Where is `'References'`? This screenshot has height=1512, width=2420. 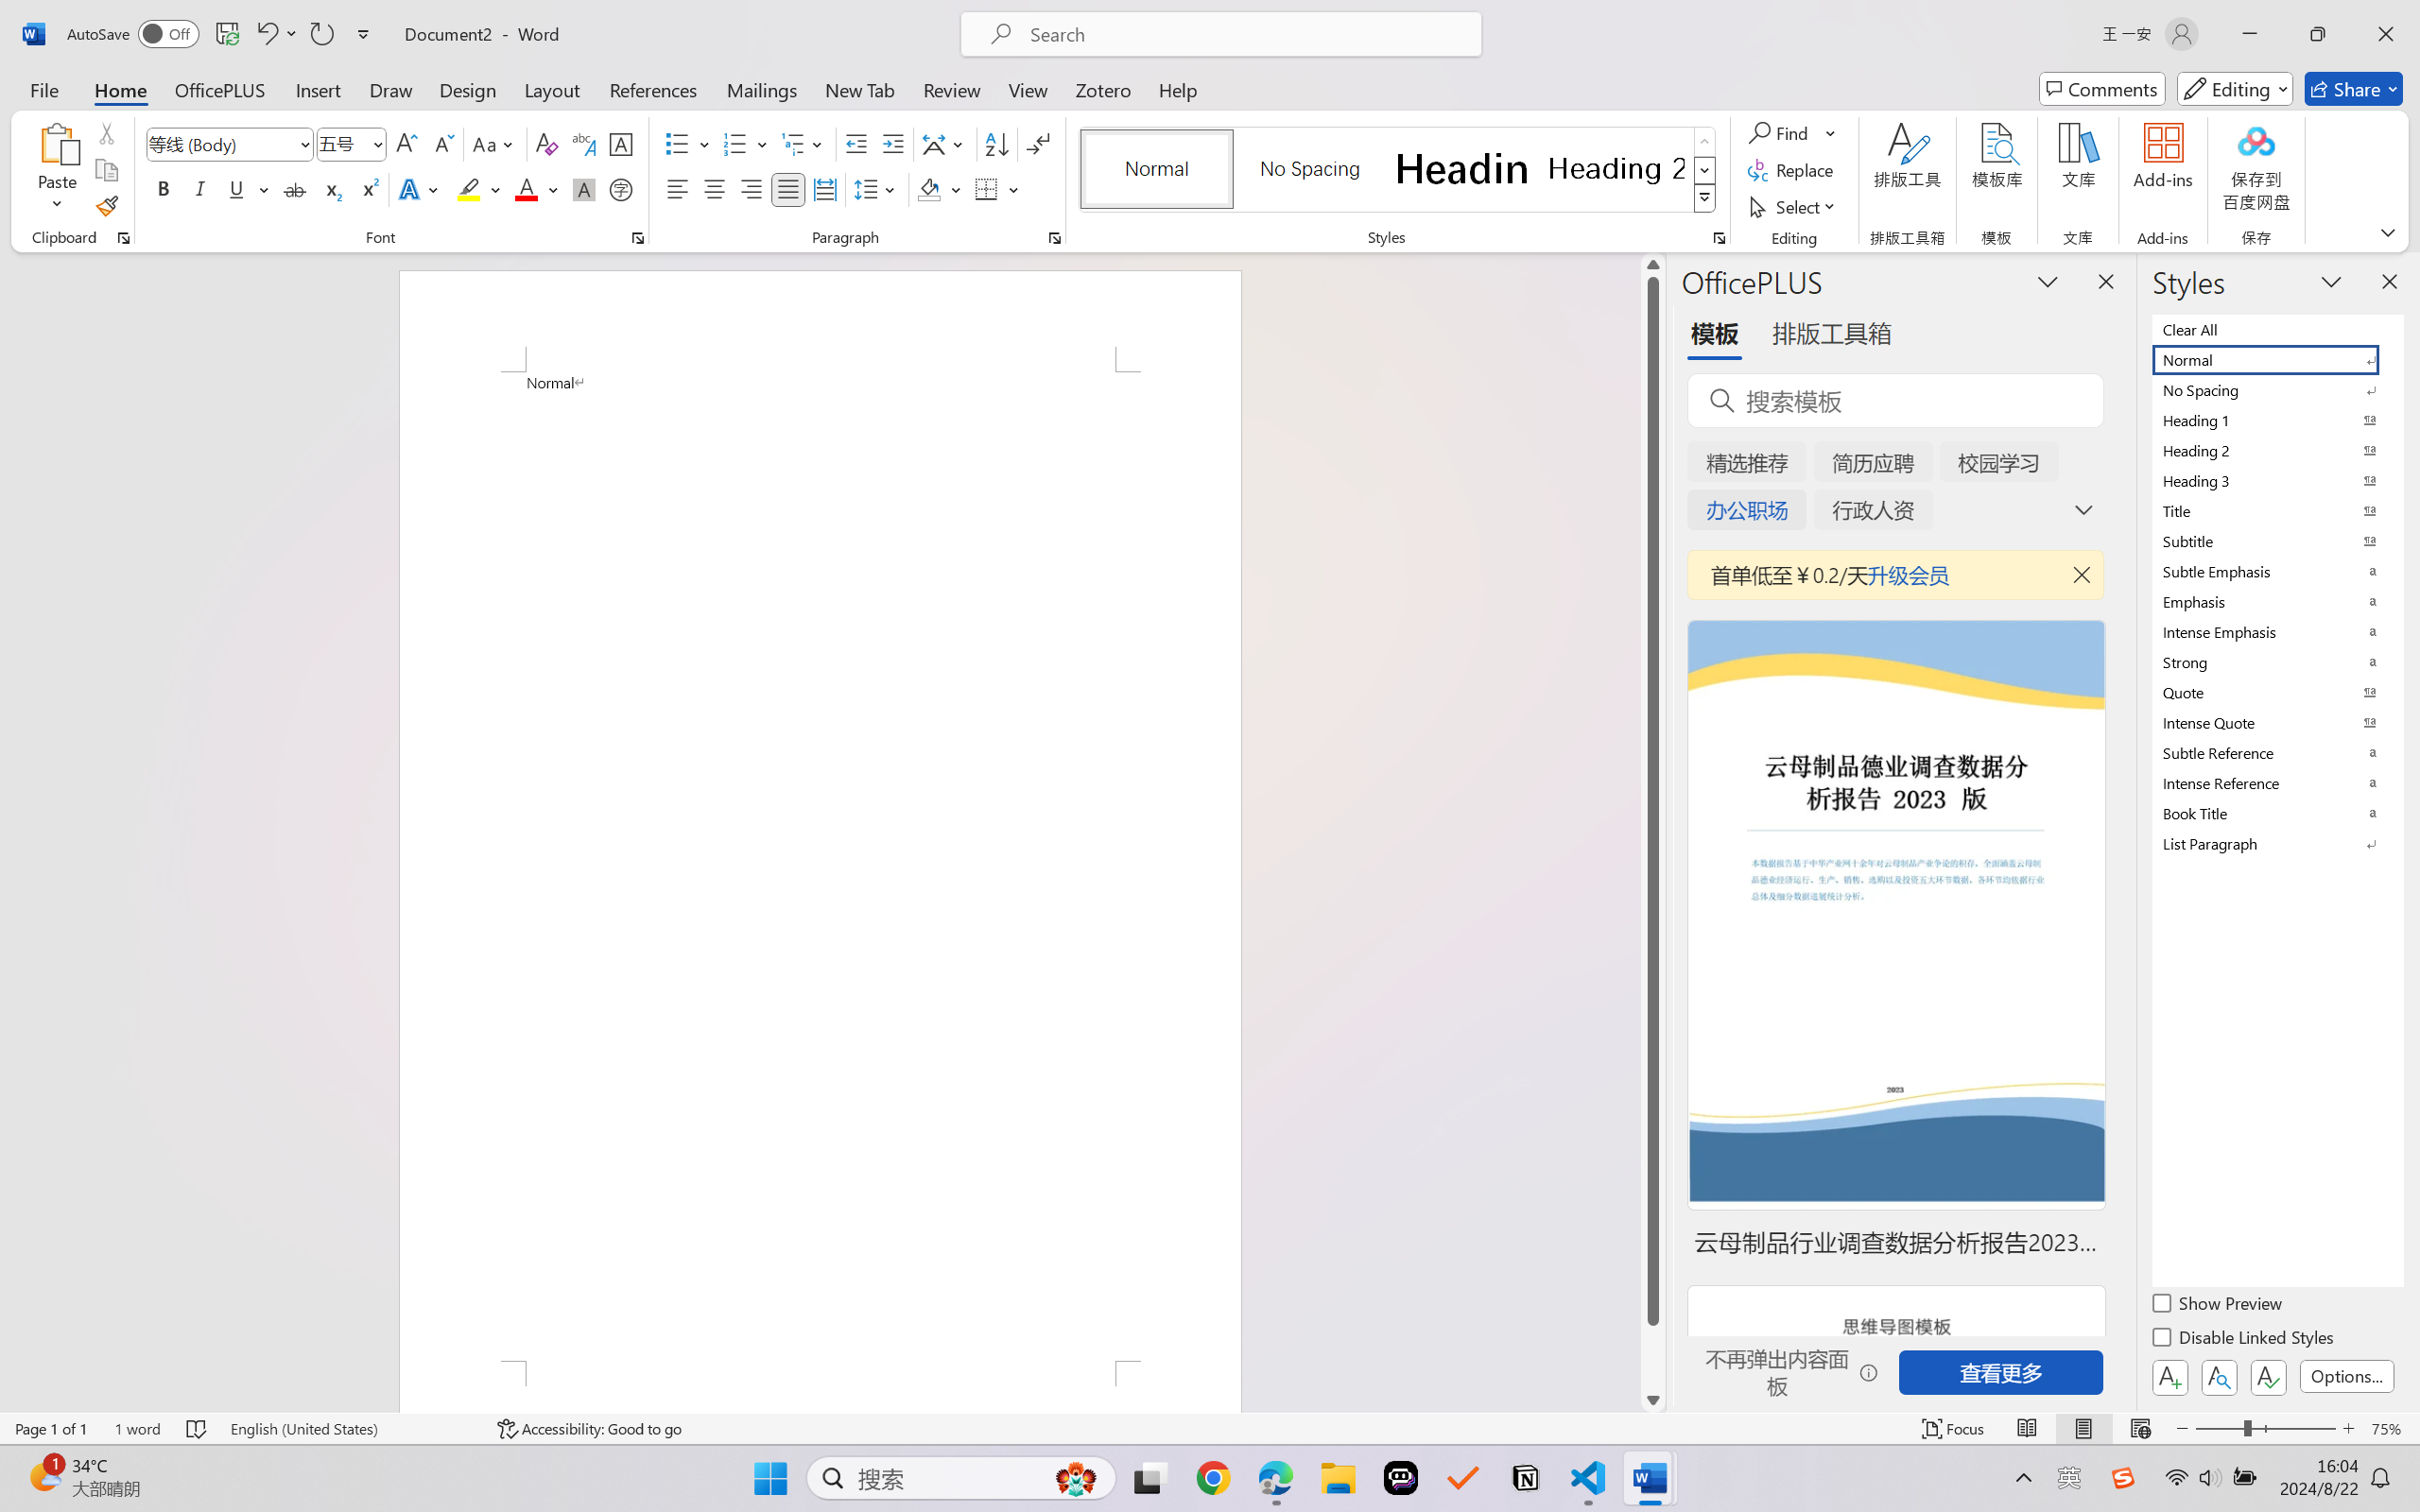
'References' is located at coordinates (653, 88).